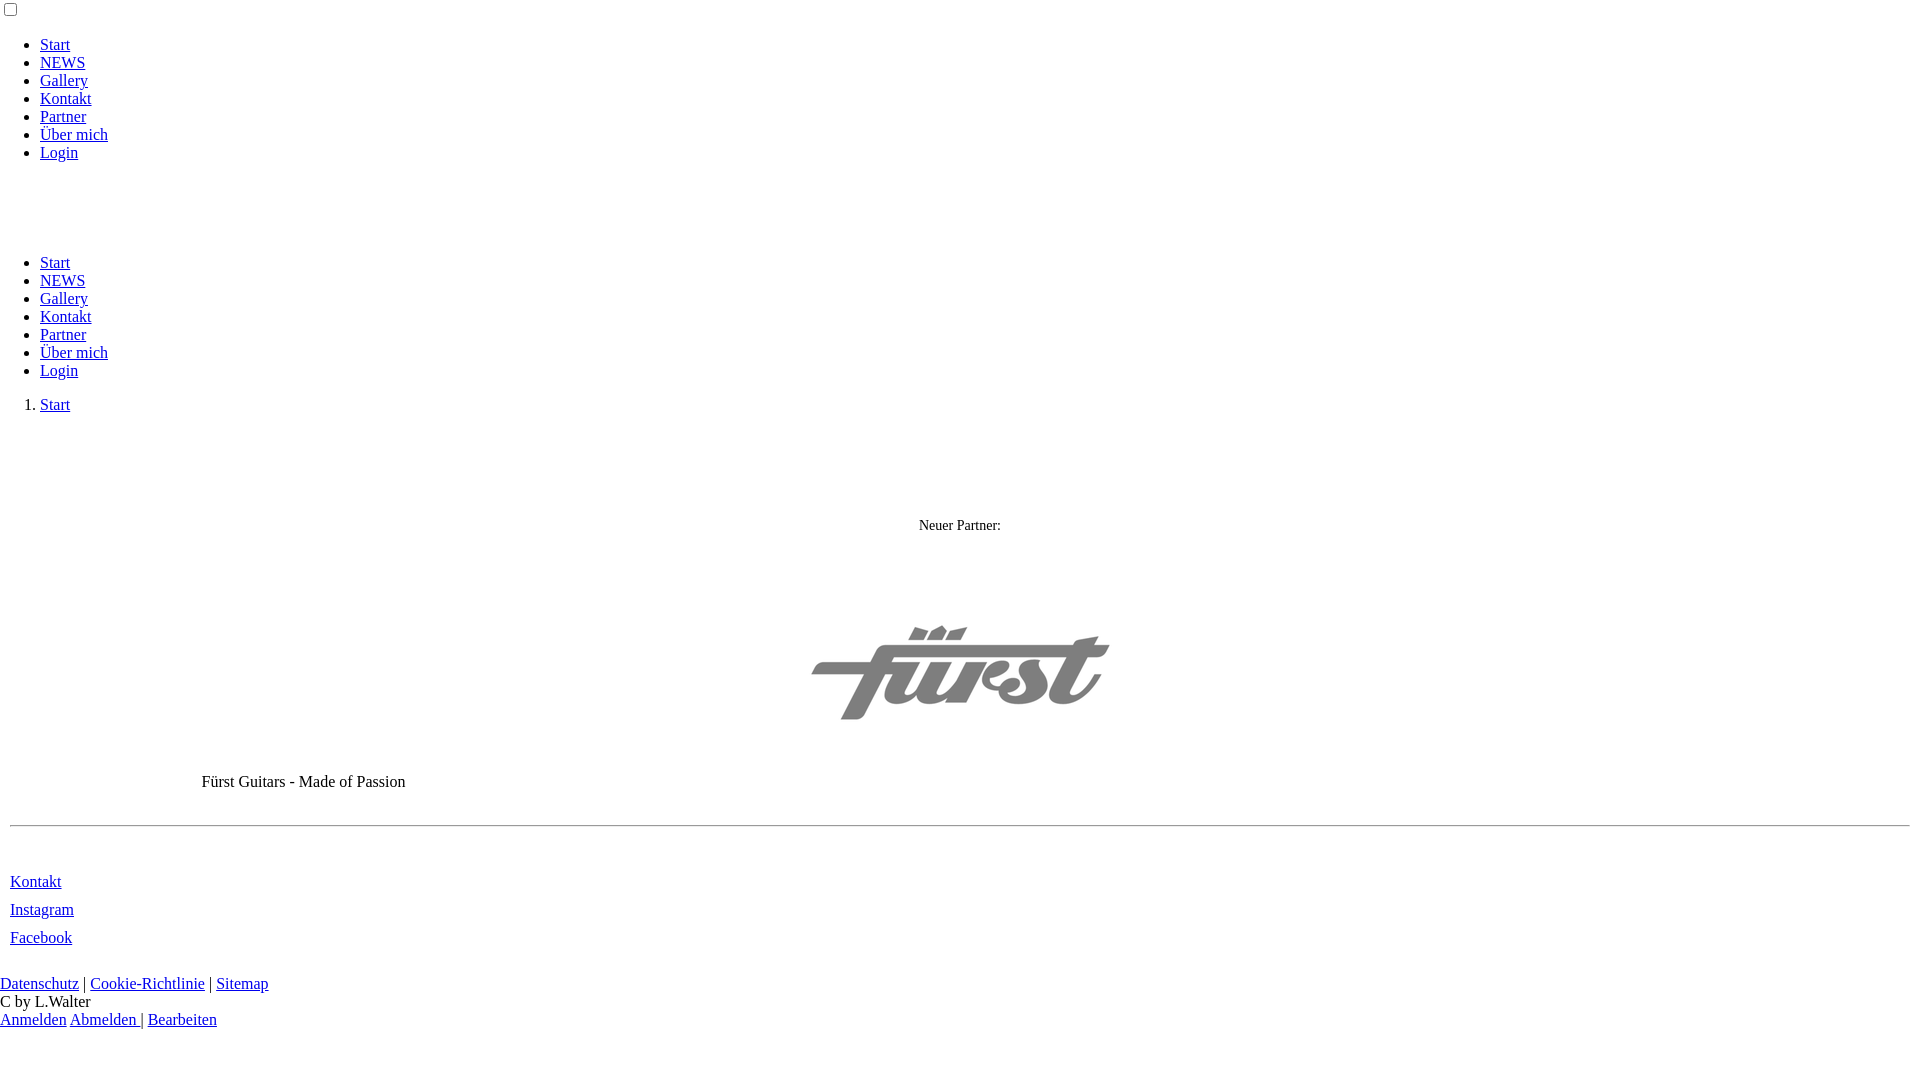 The height and width of the screenshot is (1080, 1920). What do you see at coordinates (42, 909) in the screenshot?
I see `'Instagram'` at bounding box center [42, 909].